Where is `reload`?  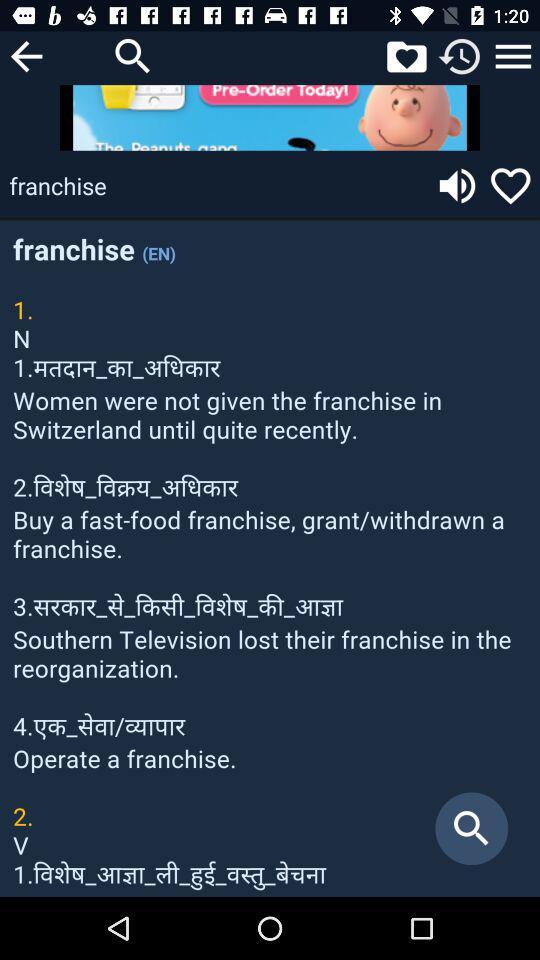
reload is located at coordinates (460, 55).